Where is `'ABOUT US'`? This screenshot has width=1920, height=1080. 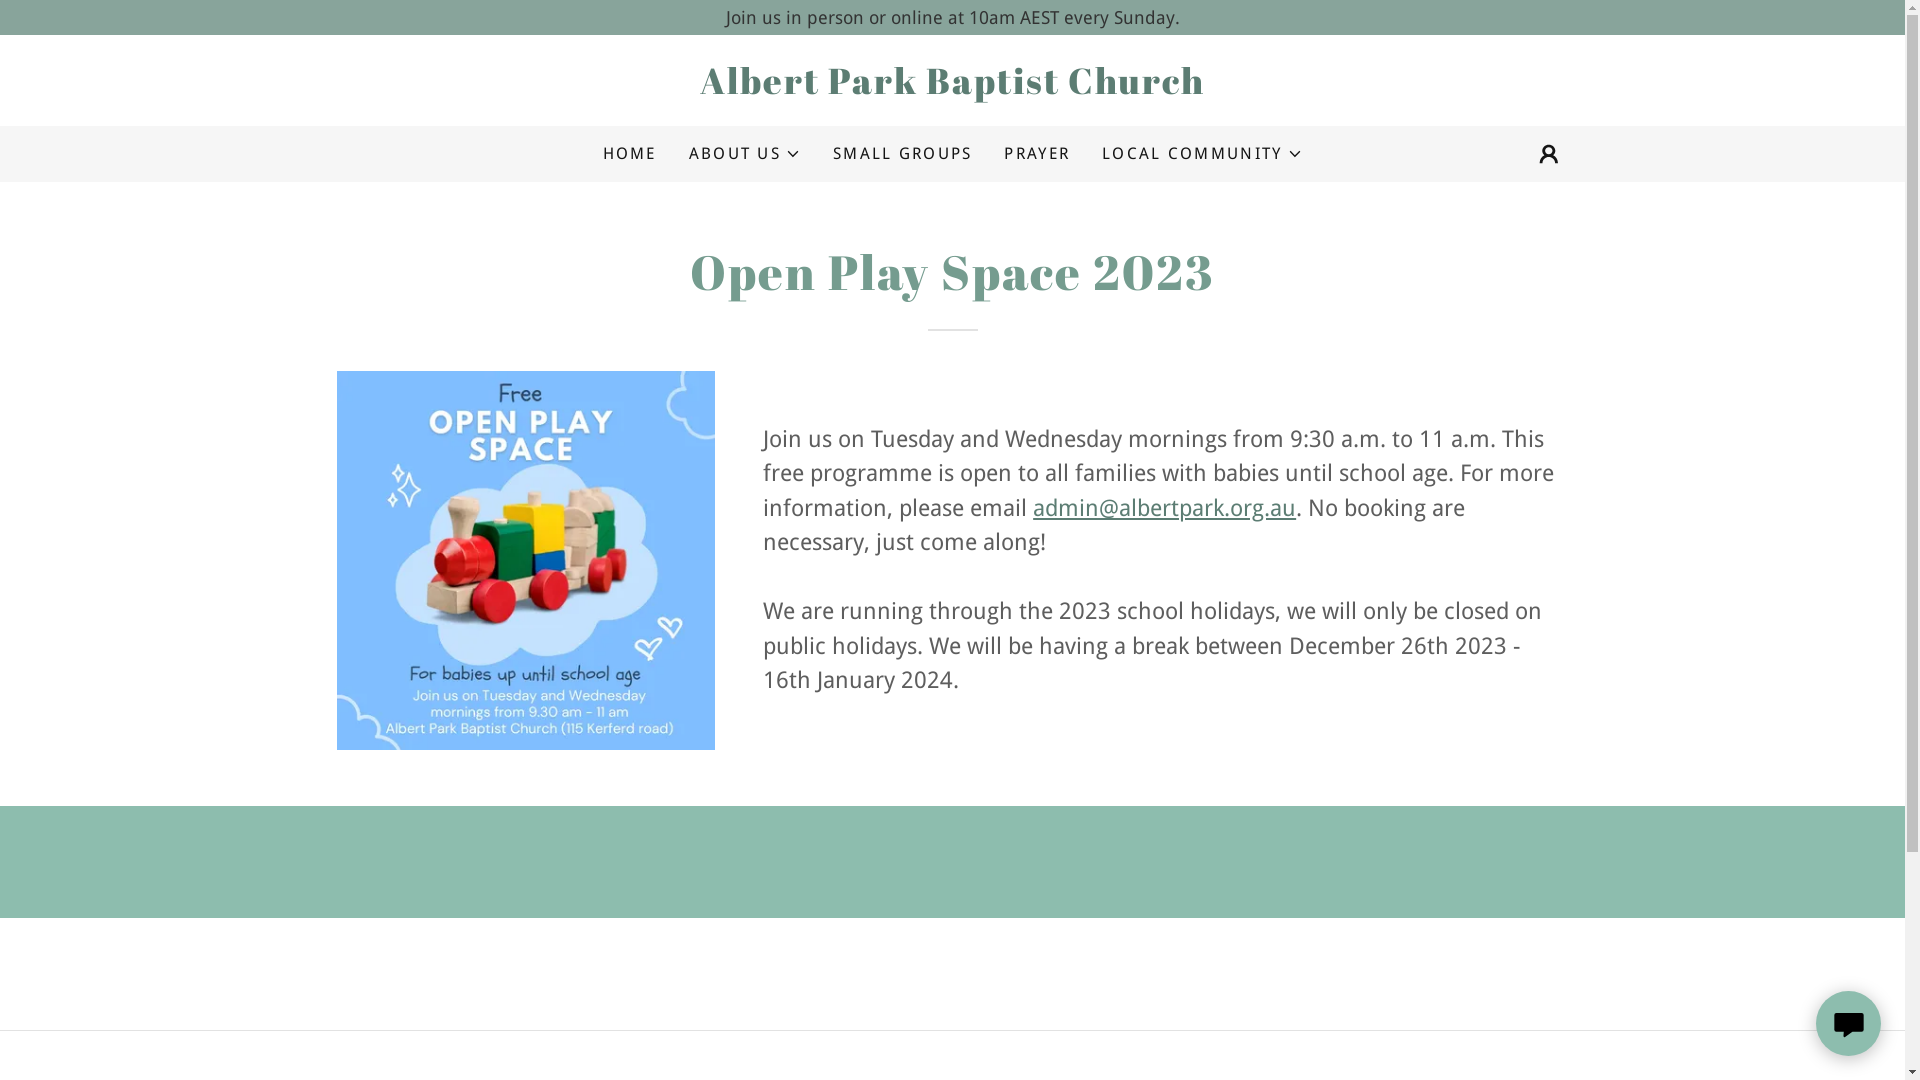 'ABOUT US' is located at coordinates (743, 153).